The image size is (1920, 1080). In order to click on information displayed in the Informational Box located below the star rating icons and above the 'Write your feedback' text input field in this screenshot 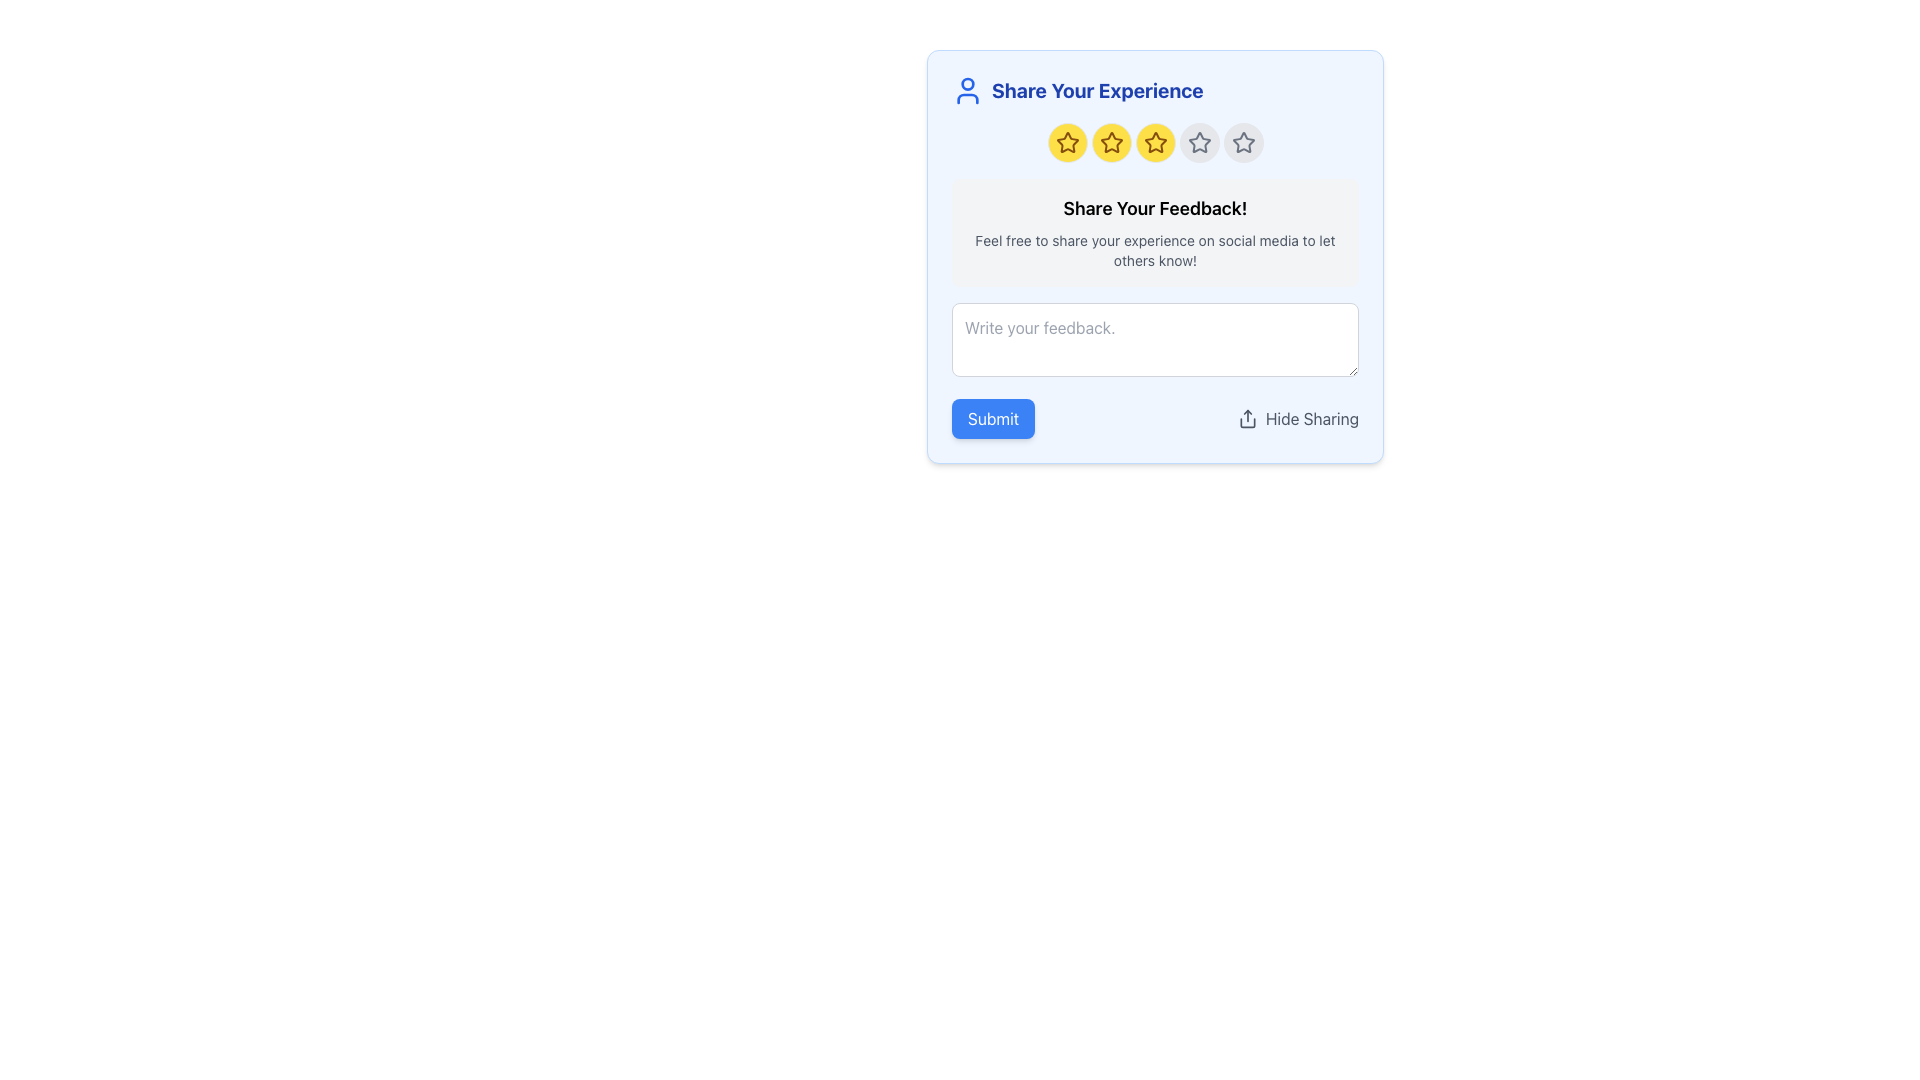, I will do `click(1155, 231)`.